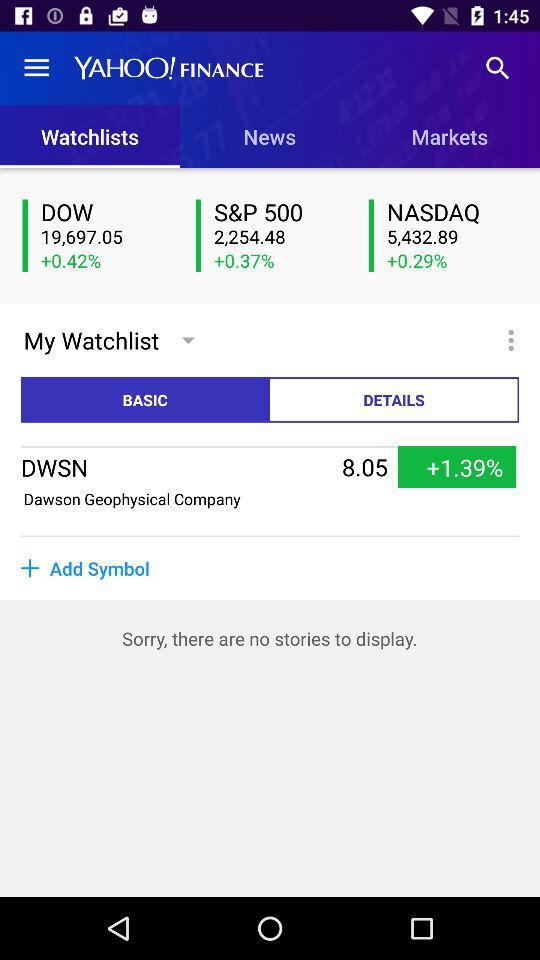  Describe the element at coordinates (513, 340) in the screenshot. I see `icon above details icon` at that location.